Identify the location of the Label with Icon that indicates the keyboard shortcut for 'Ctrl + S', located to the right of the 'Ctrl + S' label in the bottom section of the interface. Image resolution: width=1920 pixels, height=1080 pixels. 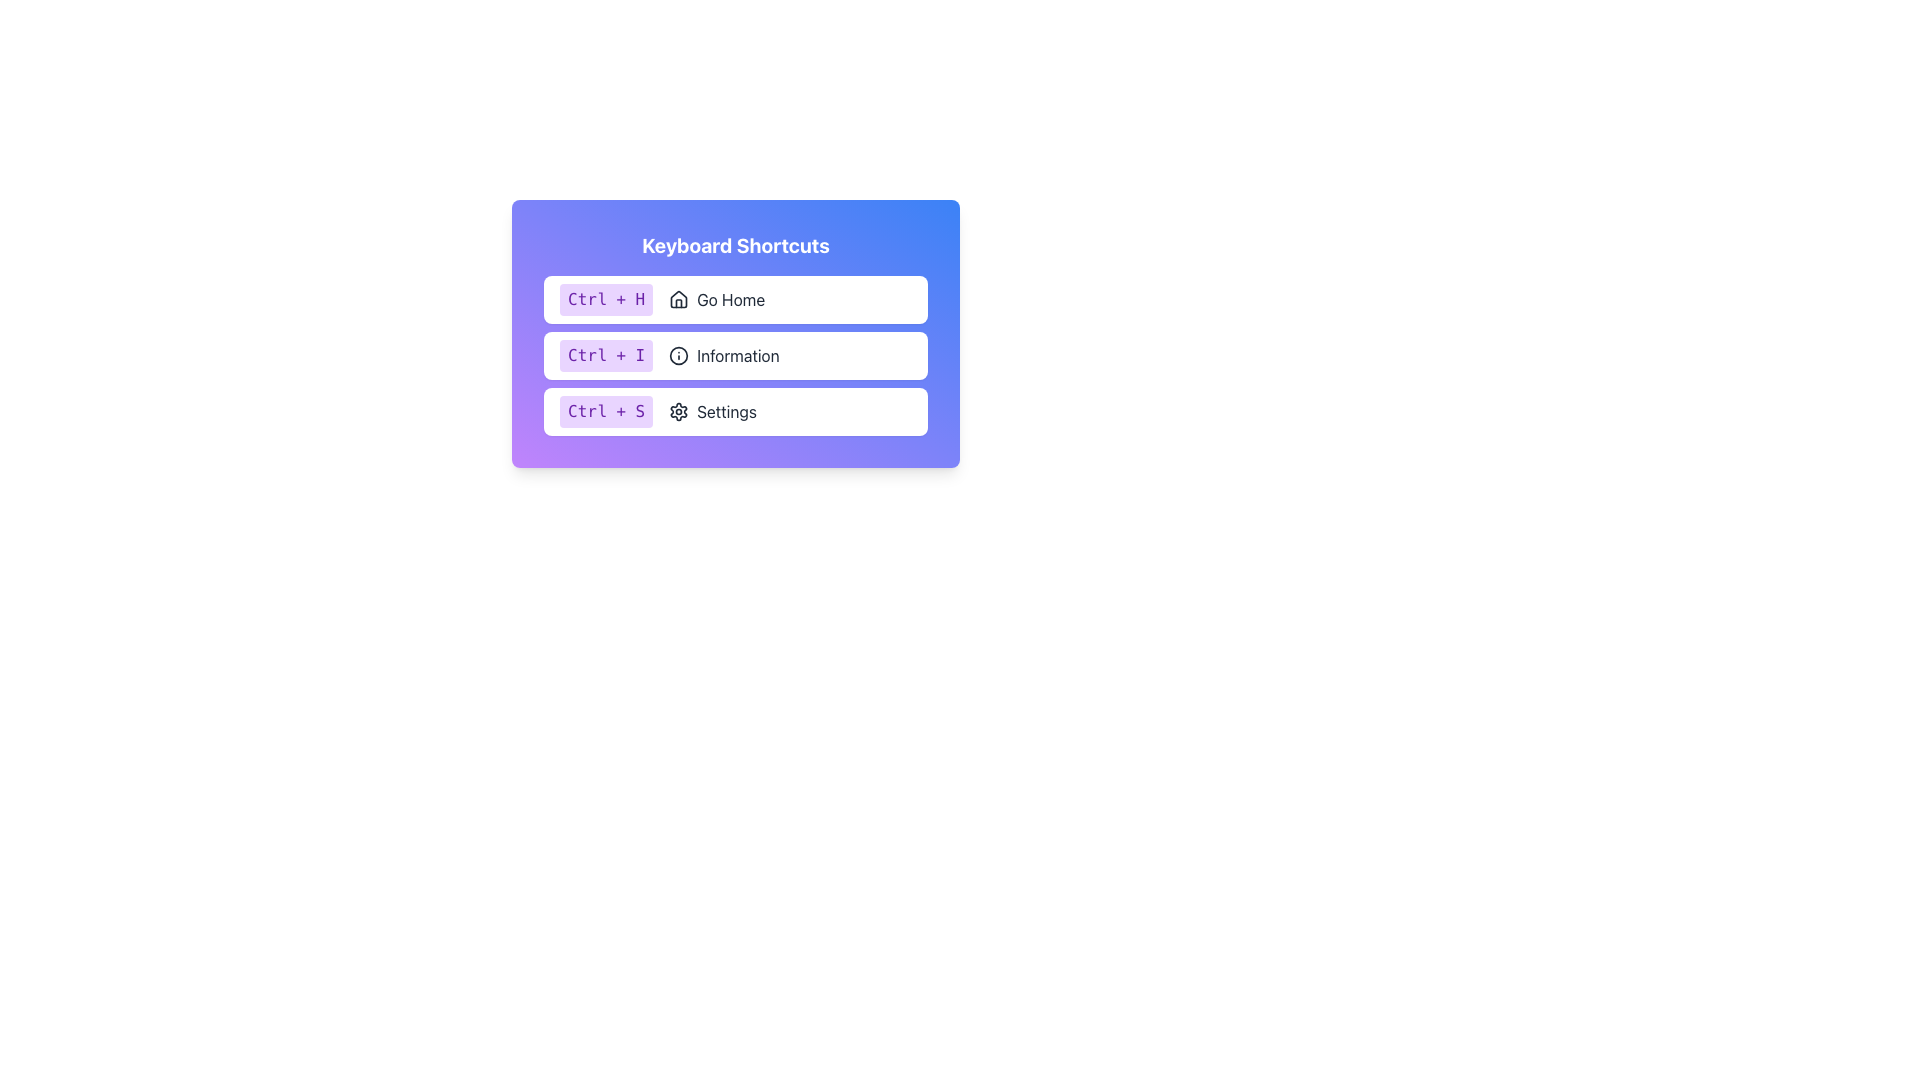
(713, 411).